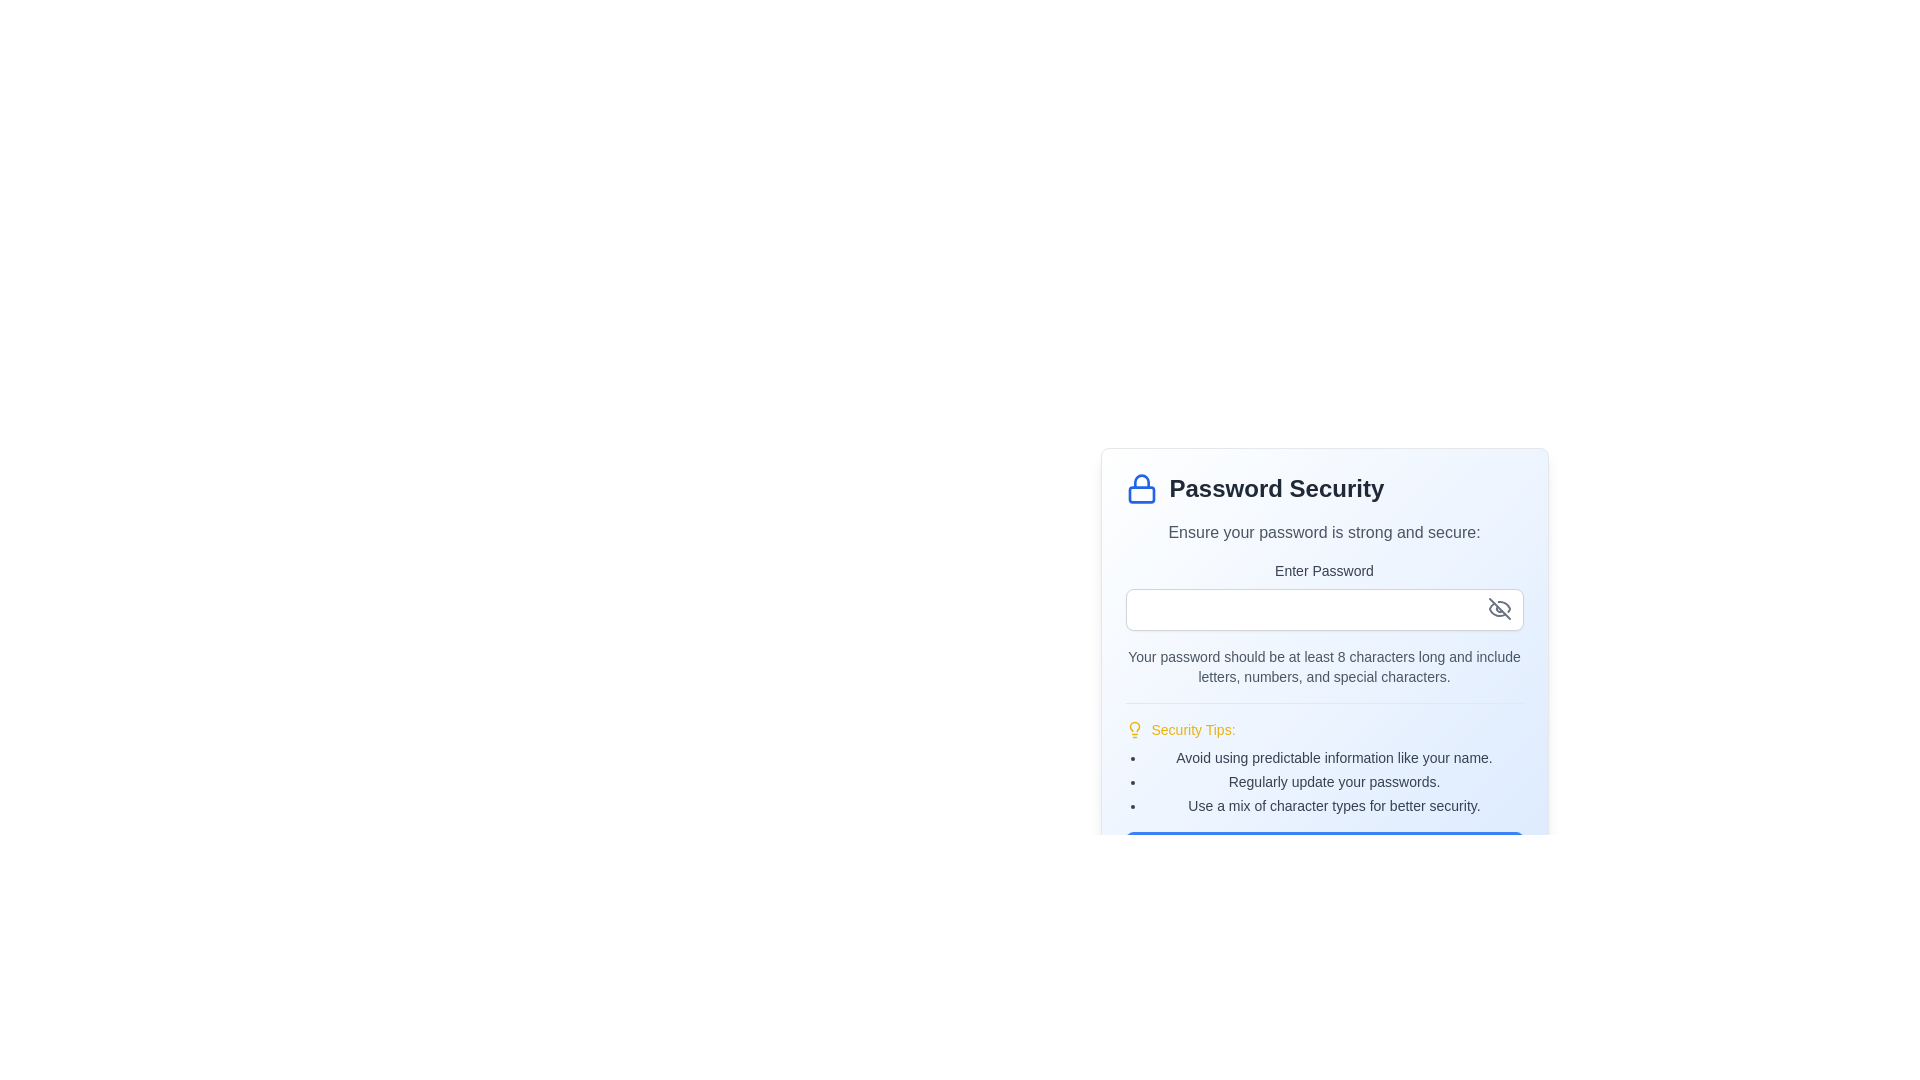 The height and width of the screenshot is (1080, 1920). I want to click on tip 'Regularly update your passwords.' from the second item in the bulleted list under 'Security Tips' and implement the advice, so click(1334, 781).